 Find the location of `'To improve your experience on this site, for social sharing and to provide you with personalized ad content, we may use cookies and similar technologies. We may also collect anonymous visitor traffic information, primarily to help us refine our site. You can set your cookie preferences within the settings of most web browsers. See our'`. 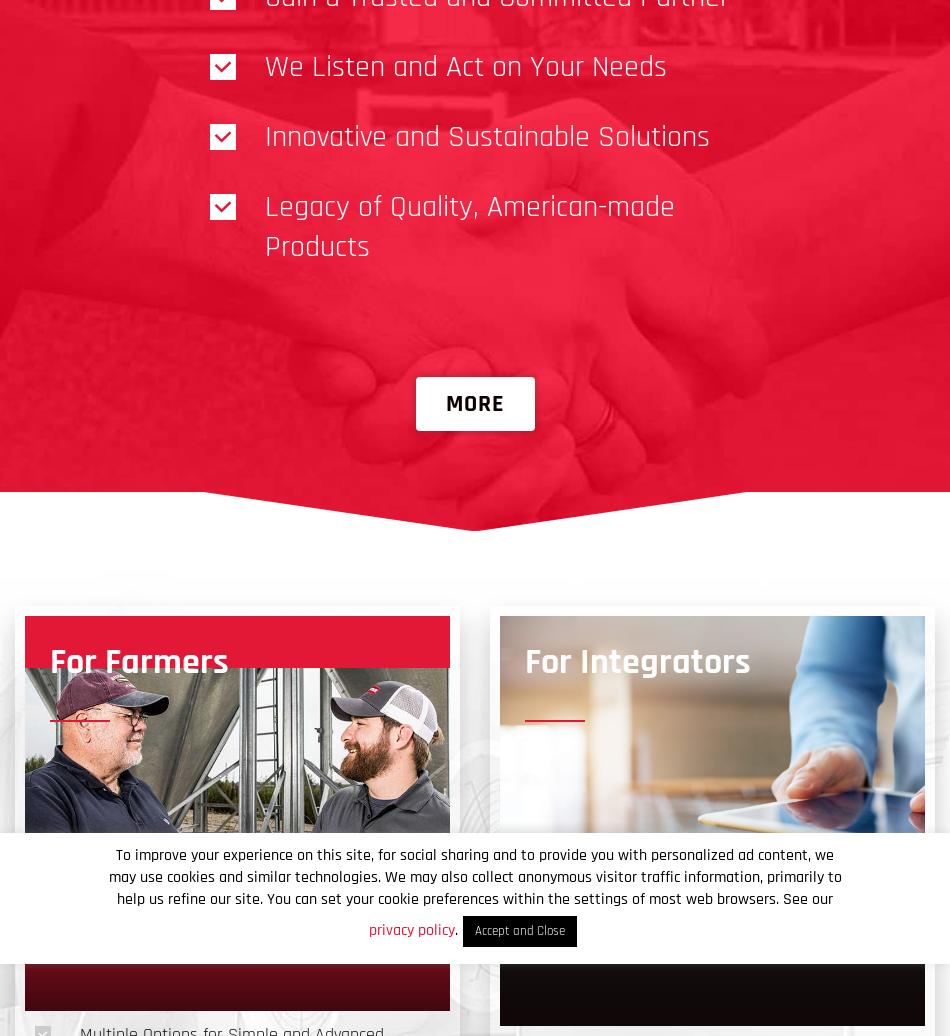

'To improve your experience on this site, for social sharing and to provide you with personalized ad content, we may use cookies and similar technologies. We may also collect anonymous visitor traffic information, primarily to help us refine our site. You can set your cookie preferences within the settings of most web browsers. See our' is located at coordinates (473, 877).